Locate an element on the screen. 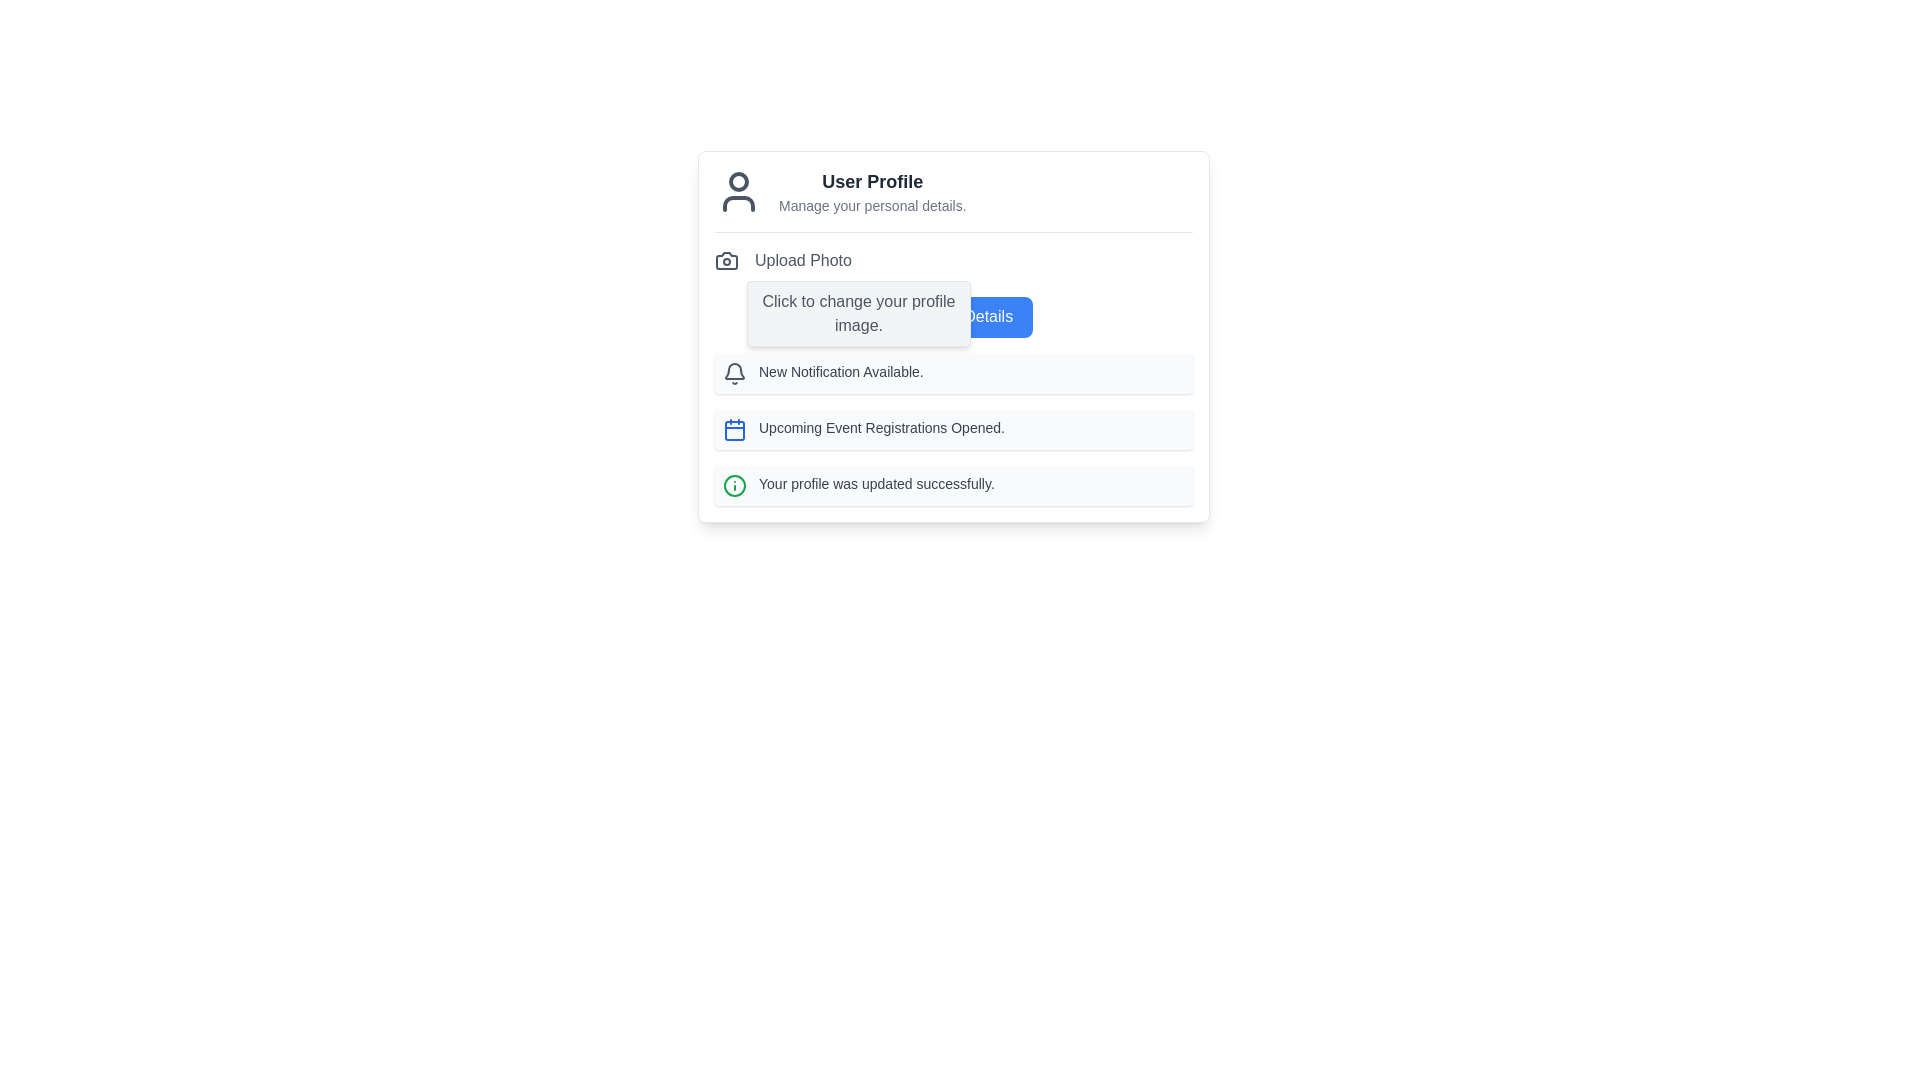  the success indicator icon located to the left of the text 'Your profile was updated successfully.' is located at coordinates (733, 485).